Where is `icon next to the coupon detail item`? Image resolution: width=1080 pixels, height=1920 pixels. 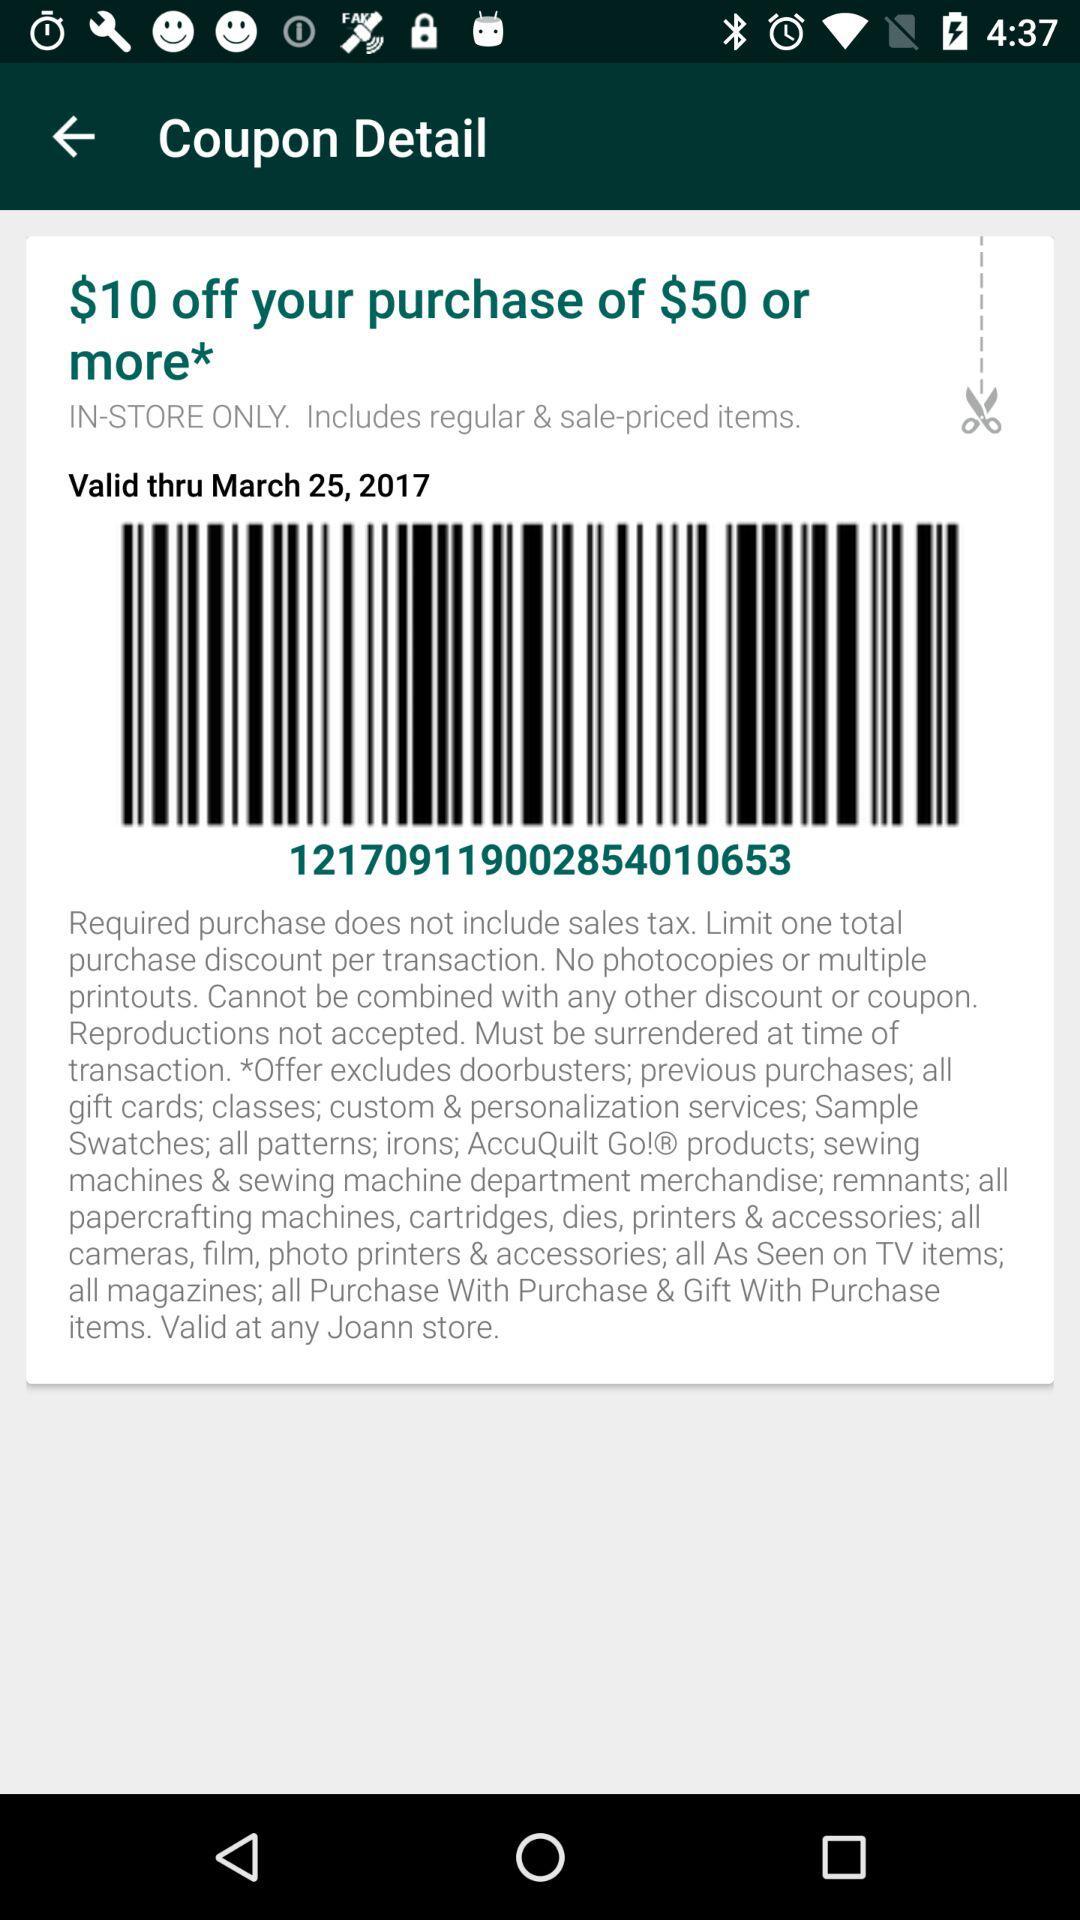
icon next to the coupon detail item is located at coordinates (72, 135).